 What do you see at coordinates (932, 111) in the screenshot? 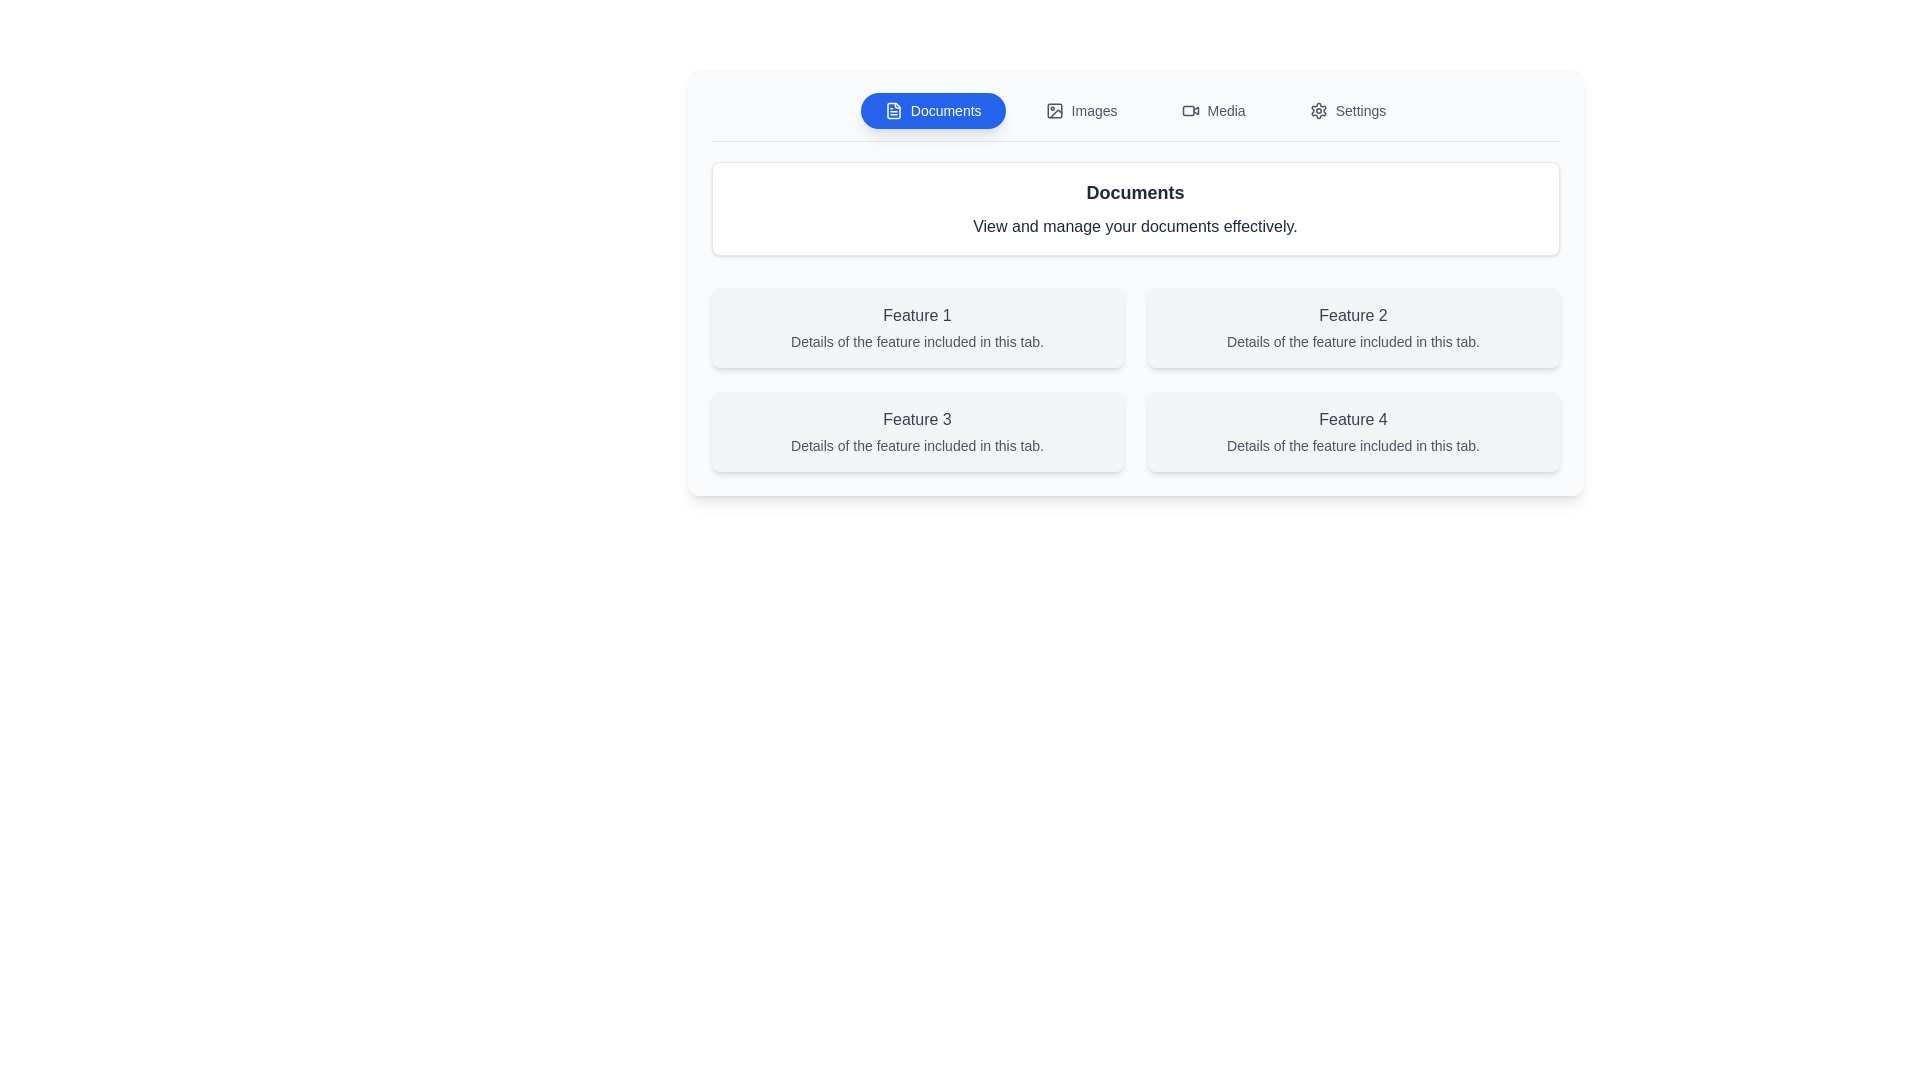
I see `the navigation button for 'Documents'` at bounding box center [932, 111].